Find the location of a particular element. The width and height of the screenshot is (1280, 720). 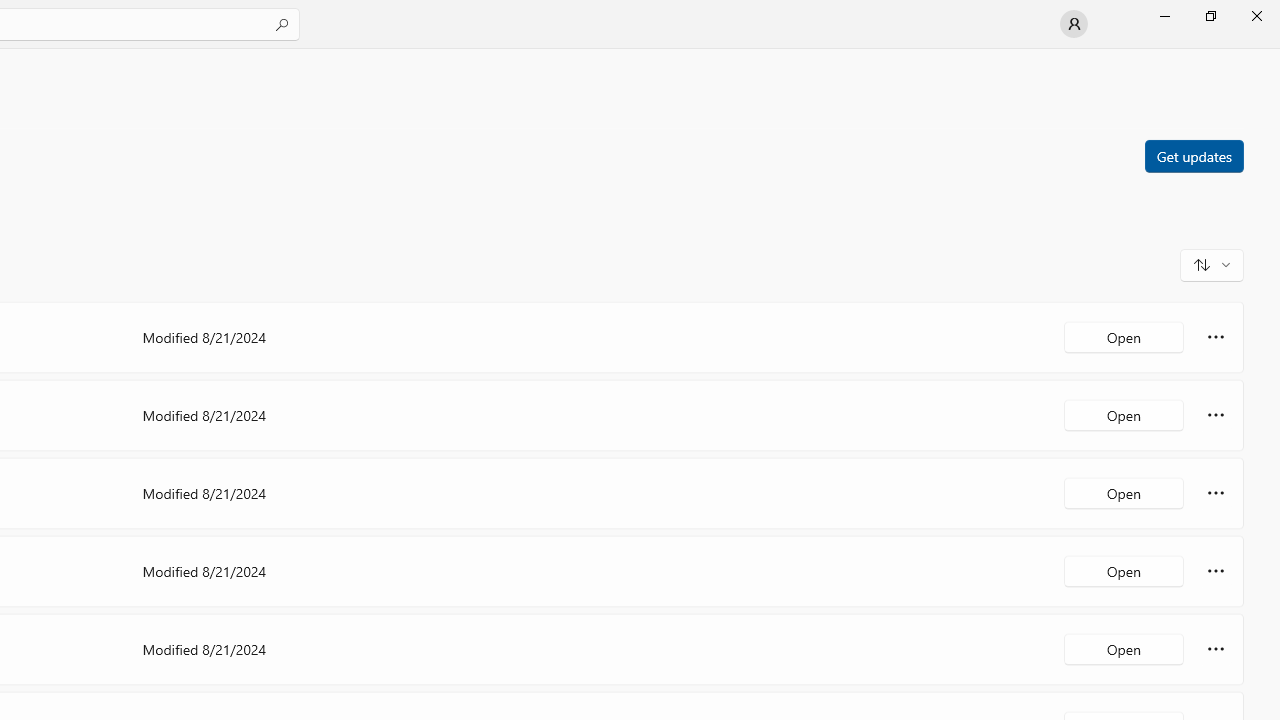

'User profile' is located at coordinates (1072, 24).